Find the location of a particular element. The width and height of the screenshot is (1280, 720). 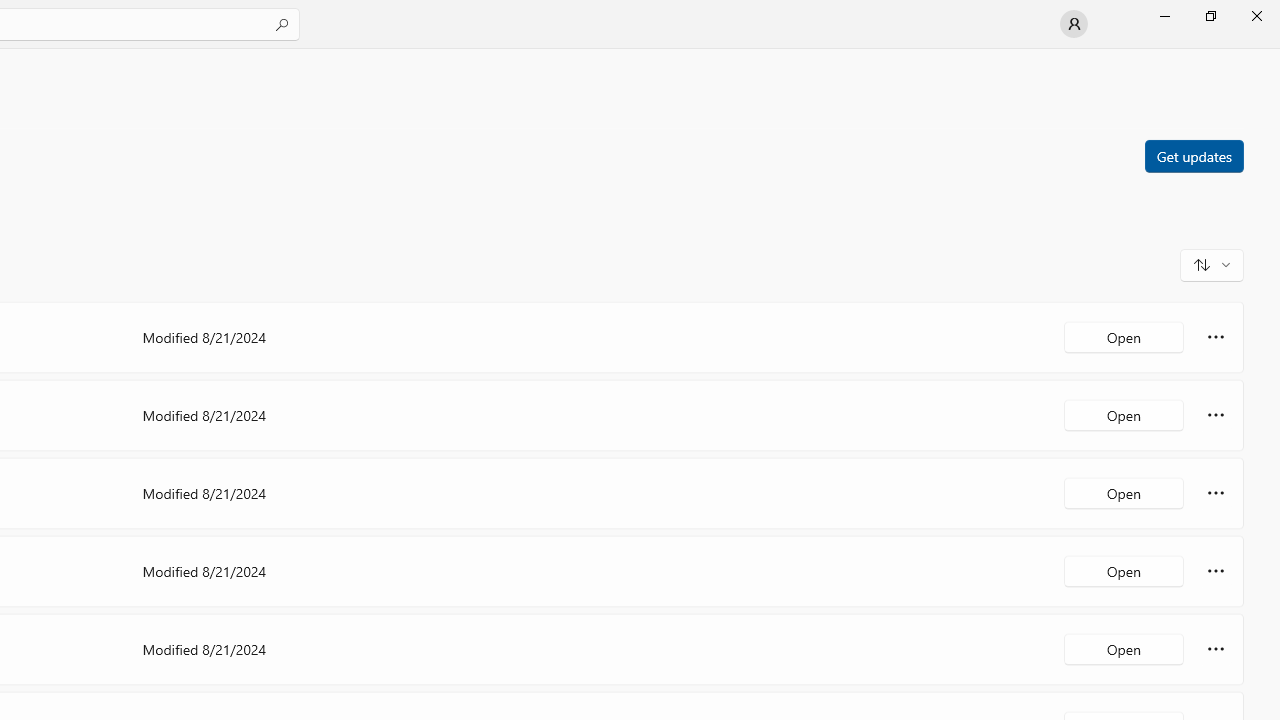

'User profile' is located at coordinates (1072, 24).